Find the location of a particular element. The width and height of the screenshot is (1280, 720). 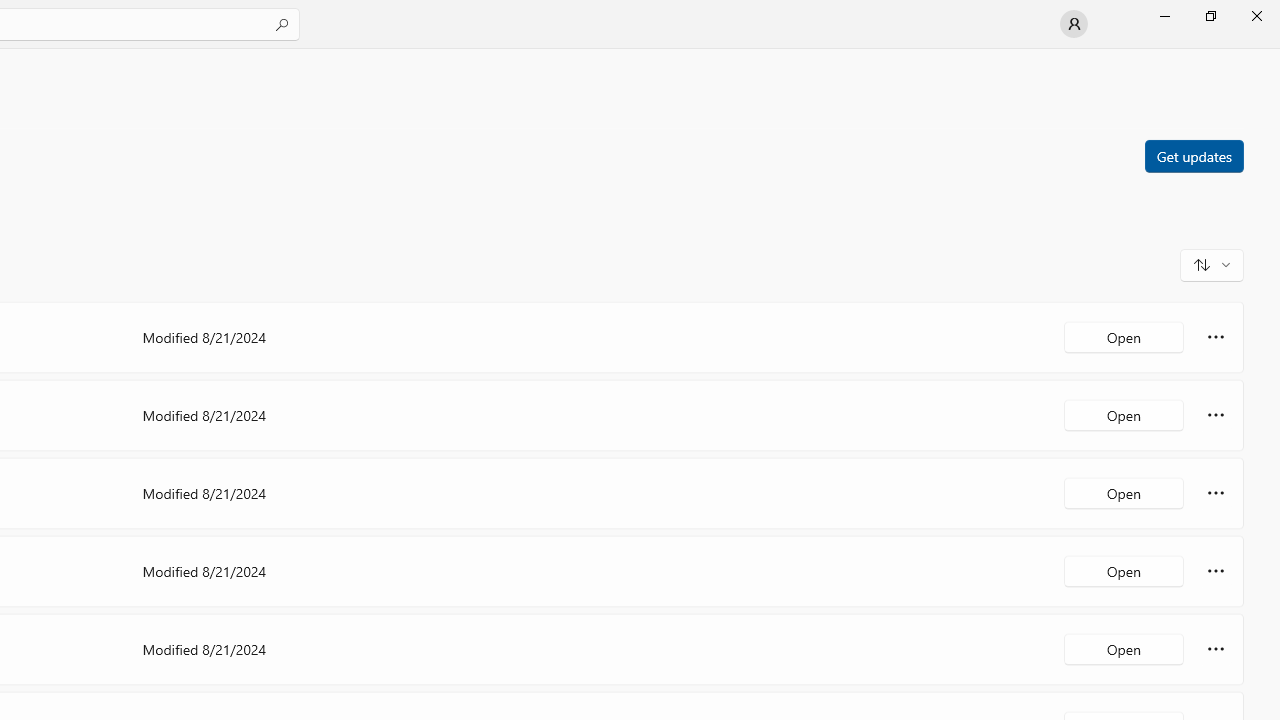

'User profile' is located at coordinates (1072, 24).